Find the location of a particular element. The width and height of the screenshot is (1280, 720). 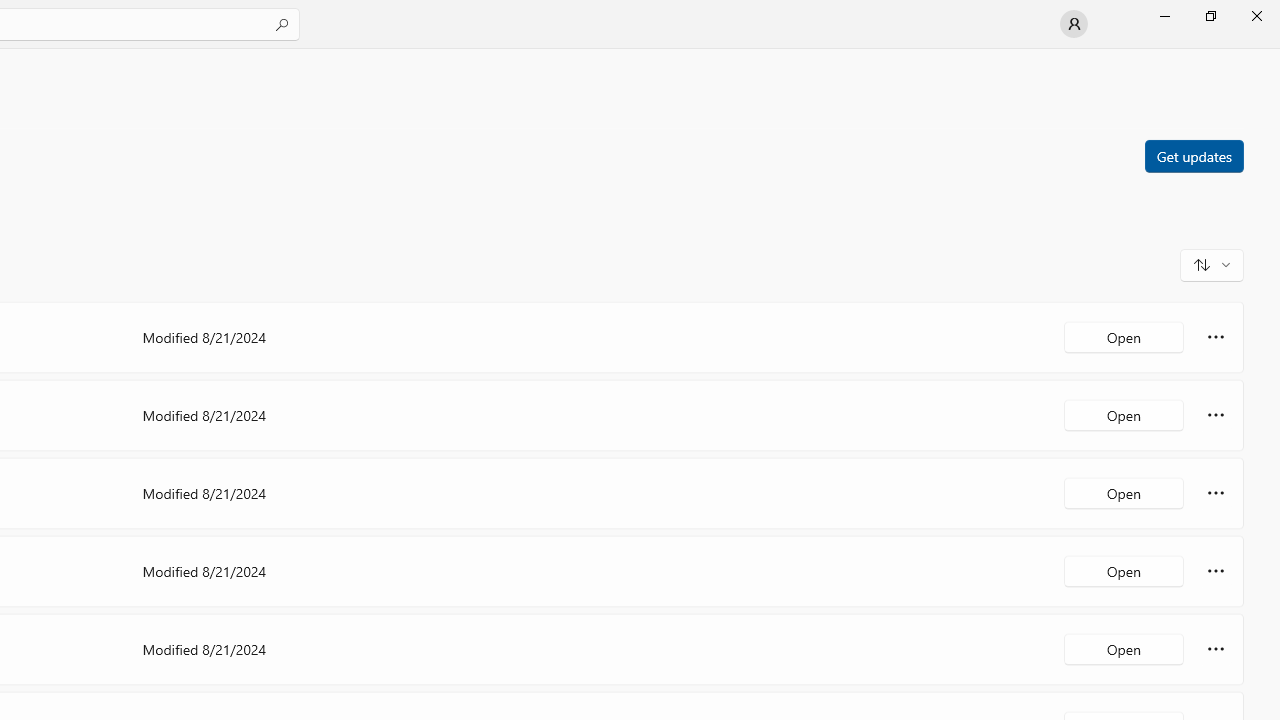

'User profile' is located at coordinates (1072, 24).